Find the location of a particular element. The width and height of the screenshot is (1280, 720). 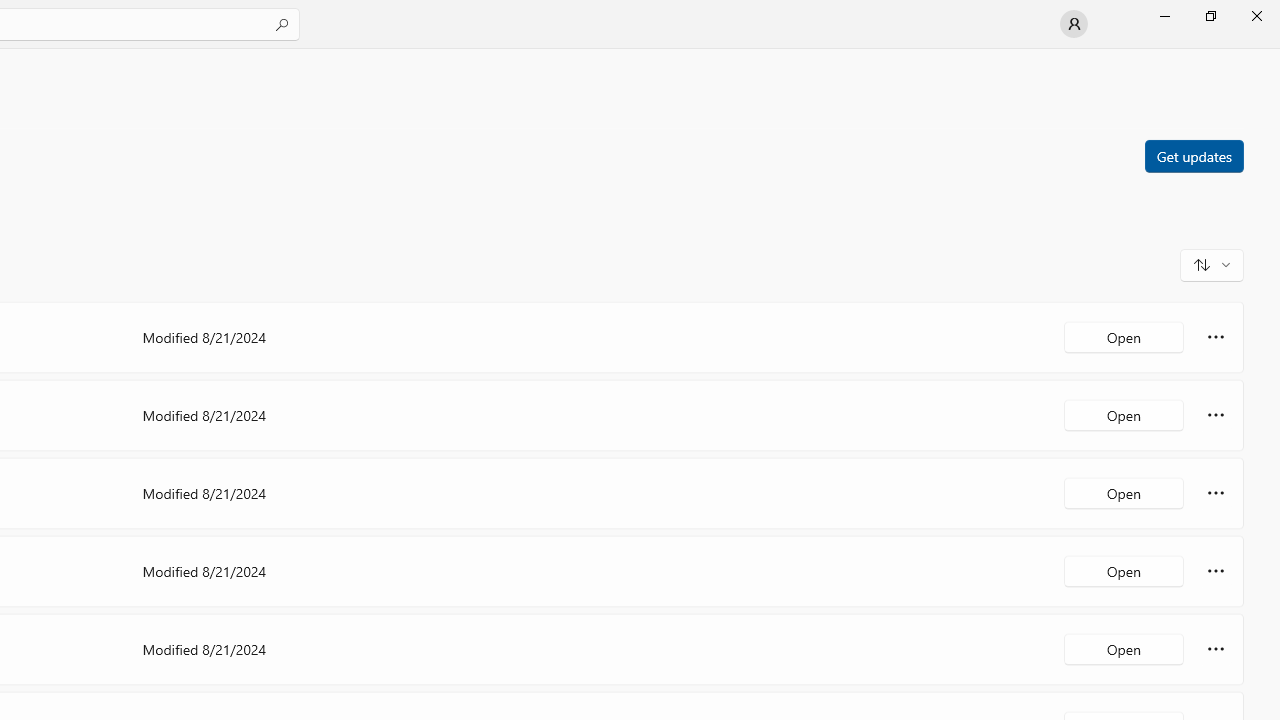

'User profile' is located at coordinates (1072, 24).